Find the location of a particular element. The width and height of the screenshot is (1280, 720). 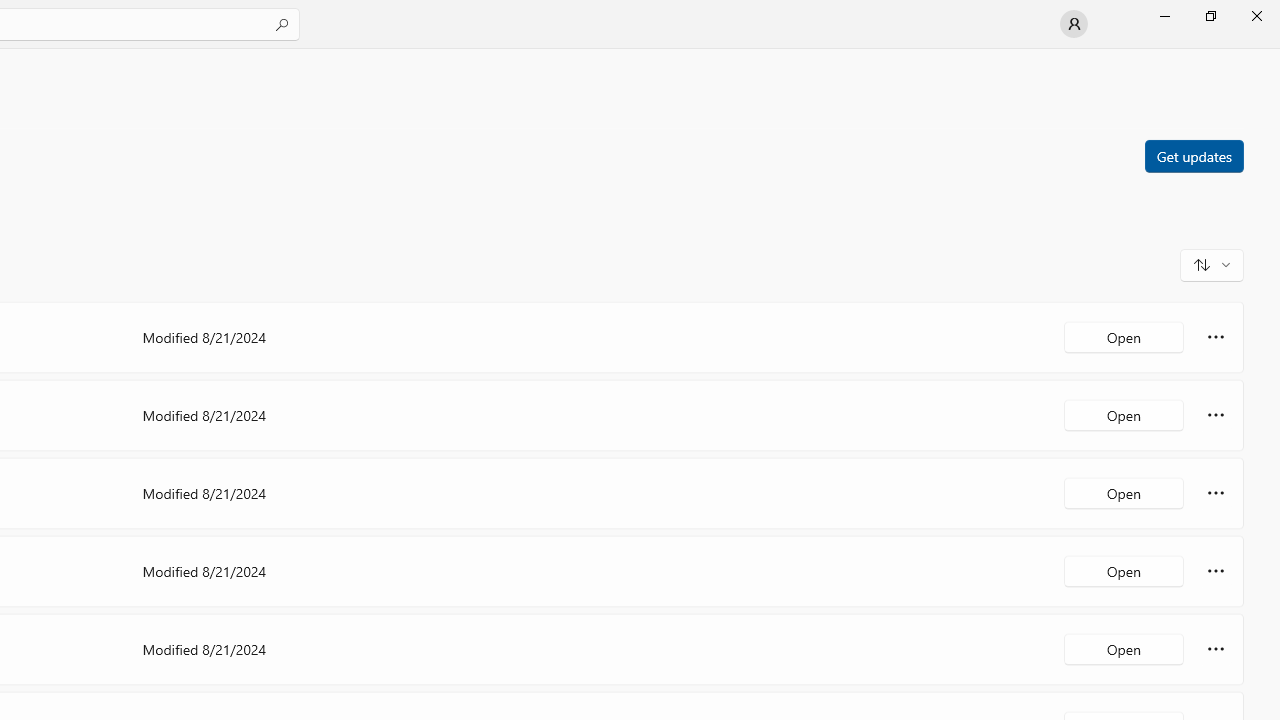

'User profile' is located at coordinates (1072, 24).